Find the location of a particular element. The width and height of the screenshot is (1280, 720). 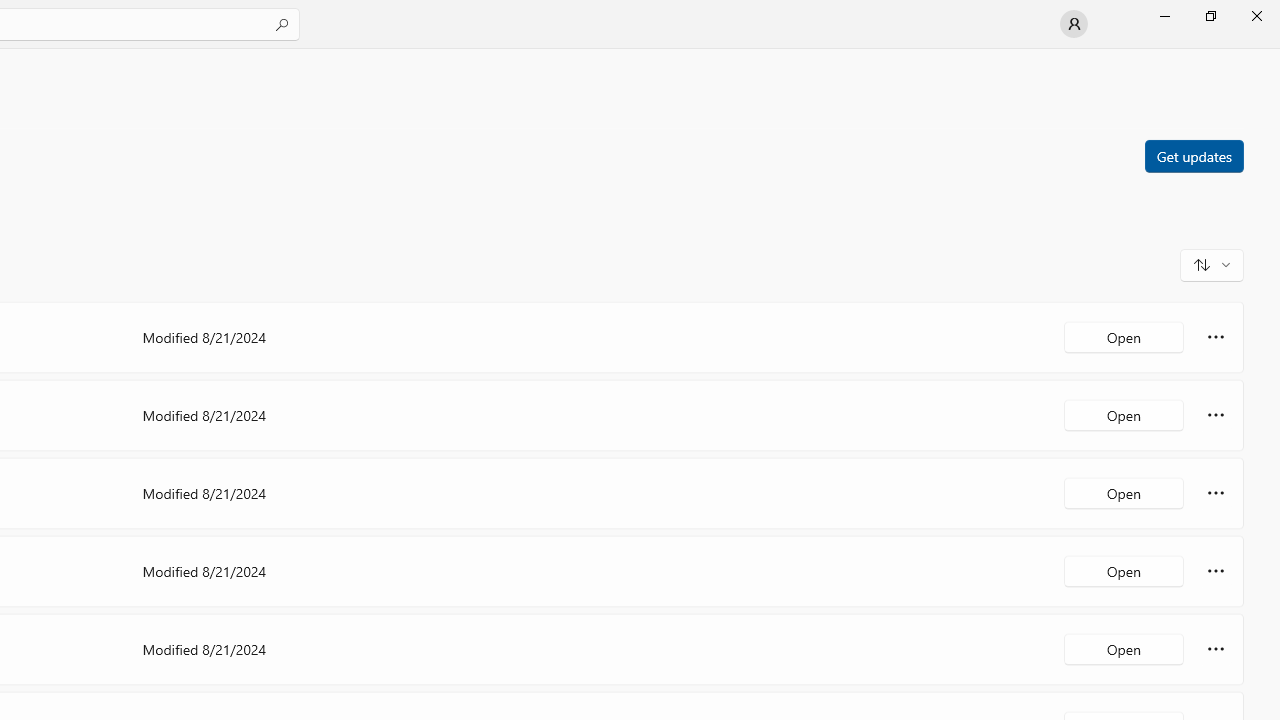

'User profile' is located at coordinates (1072, 24).